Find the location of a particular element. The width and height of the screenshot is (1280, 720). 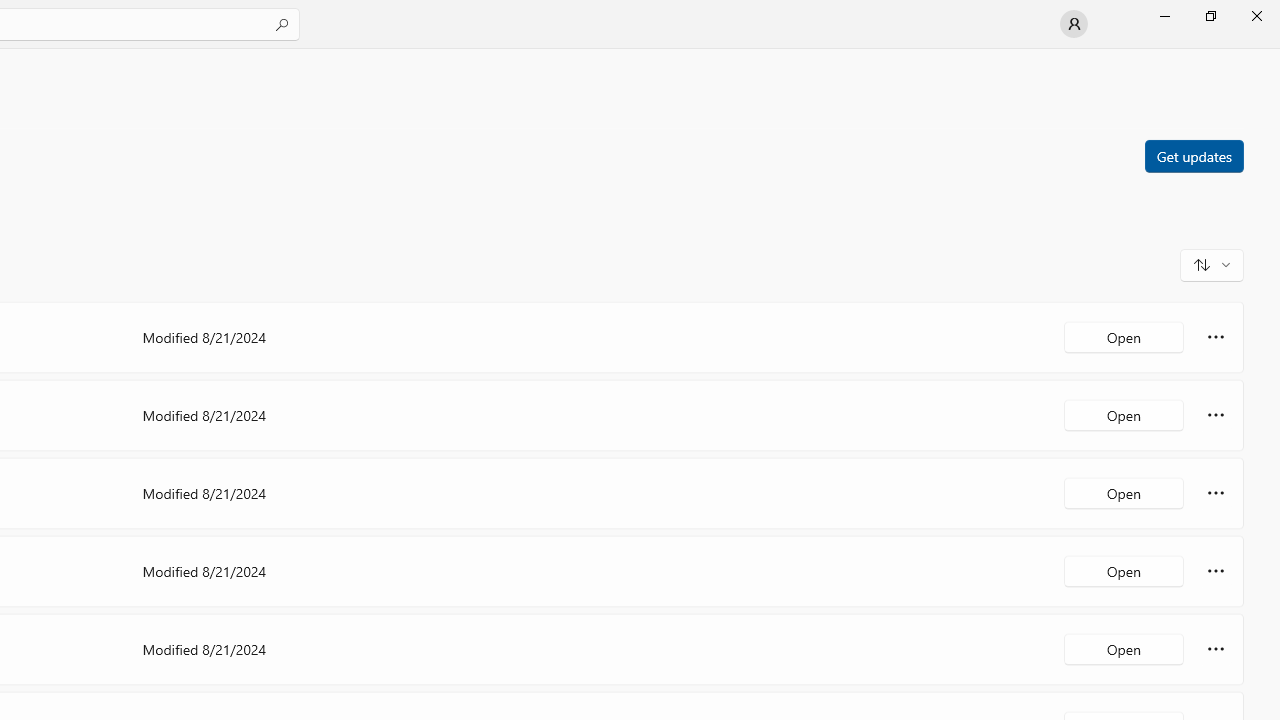

'User profile' is located at coordinates (1072, 24).